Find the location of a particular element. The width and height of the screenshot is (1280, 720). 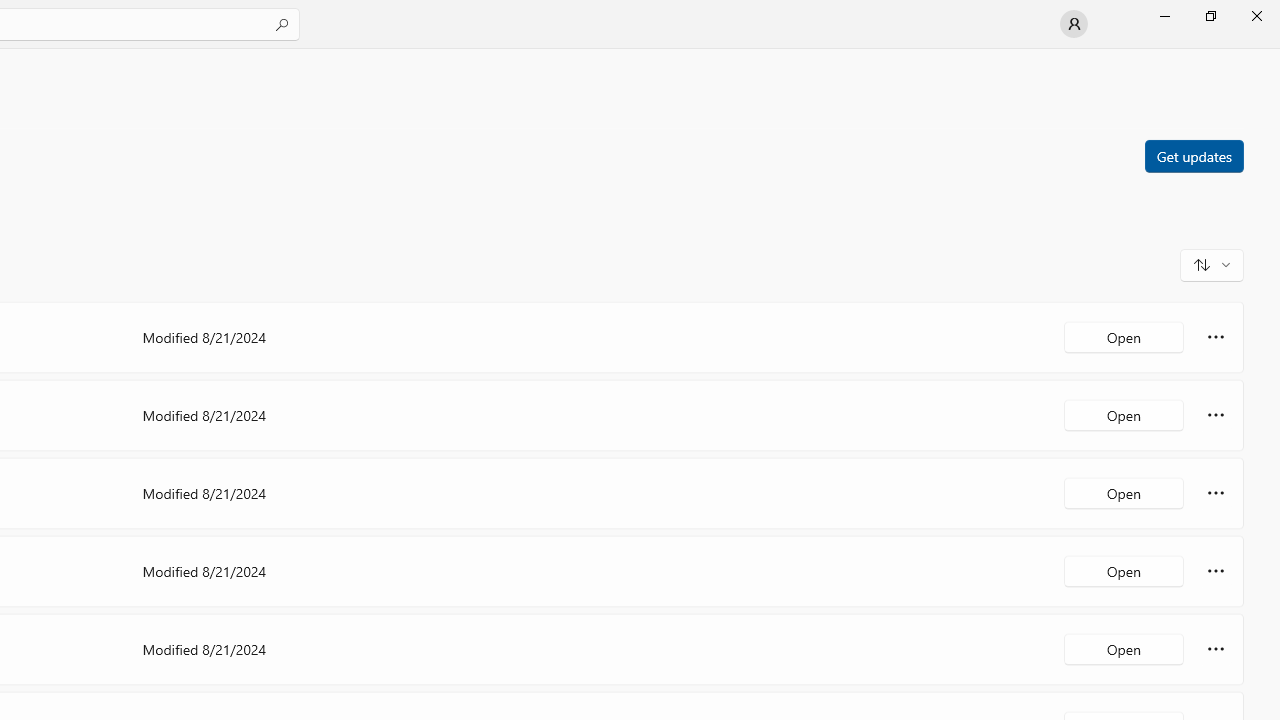

'User profile' is located at coordinates (1072, 24).